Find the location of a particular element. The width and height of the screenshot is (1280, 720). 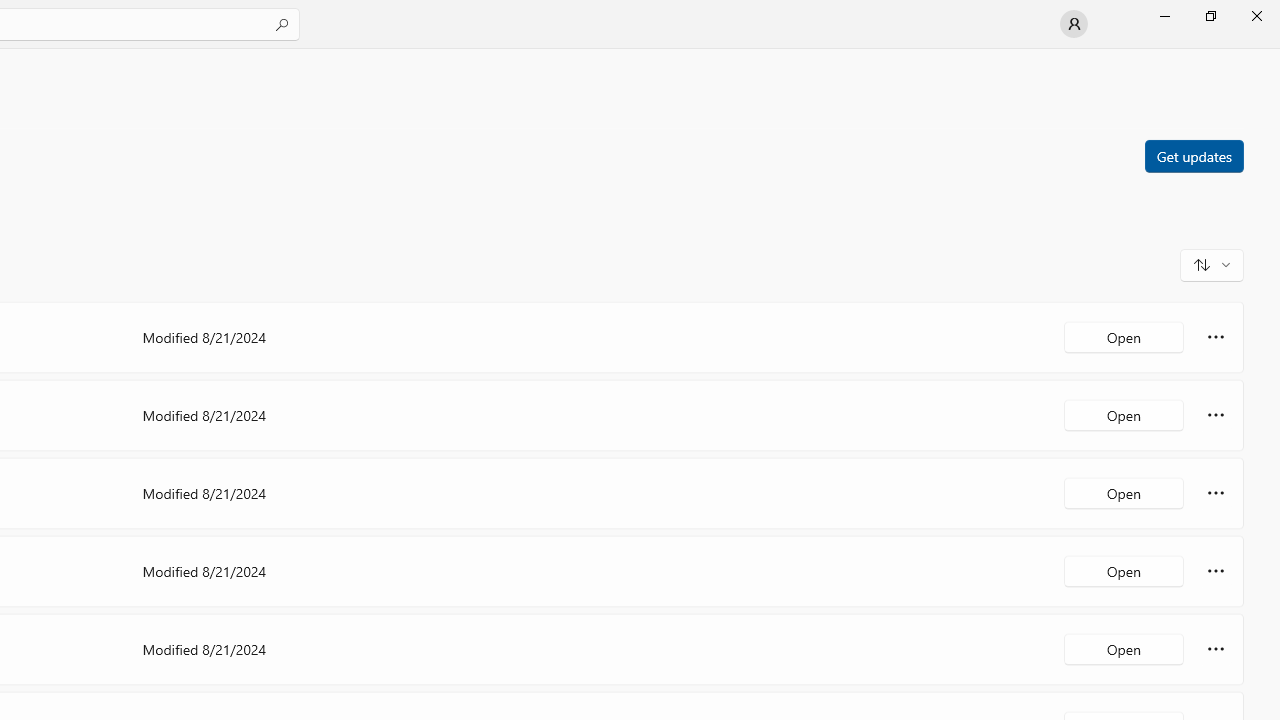

'User profile' is located at coordinates (1072, 24).